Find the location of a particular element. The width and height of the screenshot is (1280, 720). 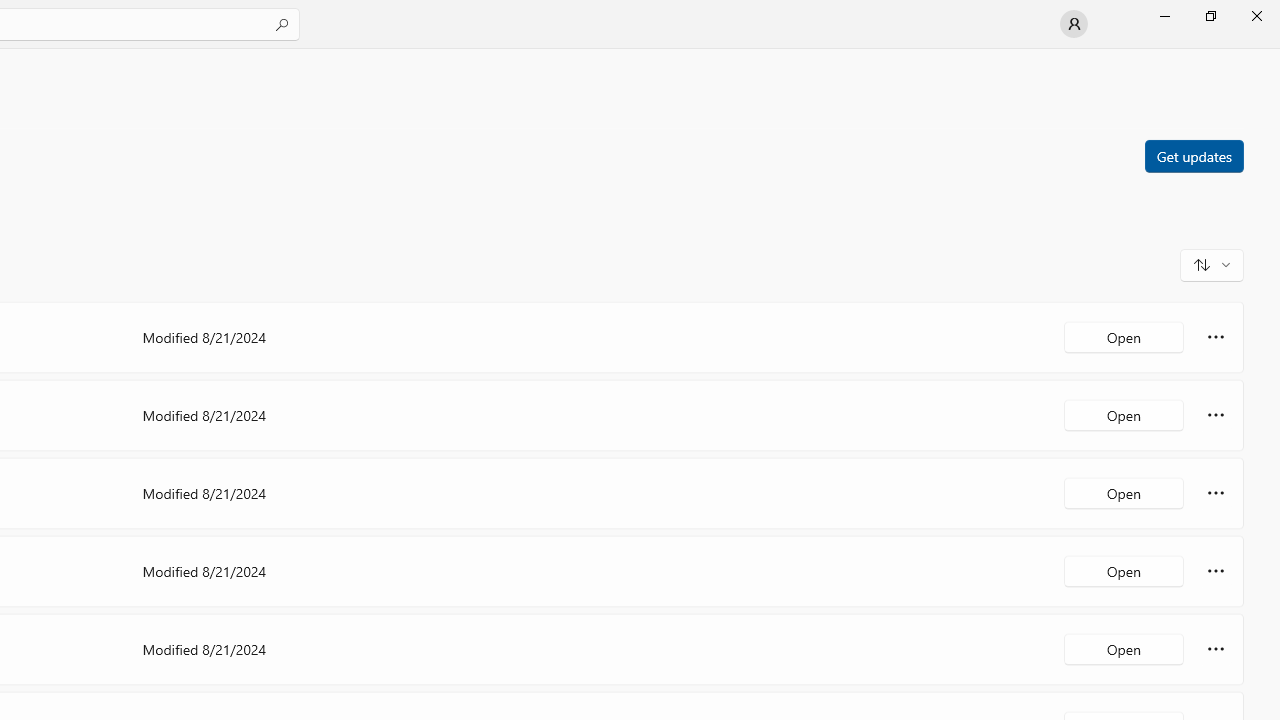

'User profile' is located at coordinates (1072, 24).